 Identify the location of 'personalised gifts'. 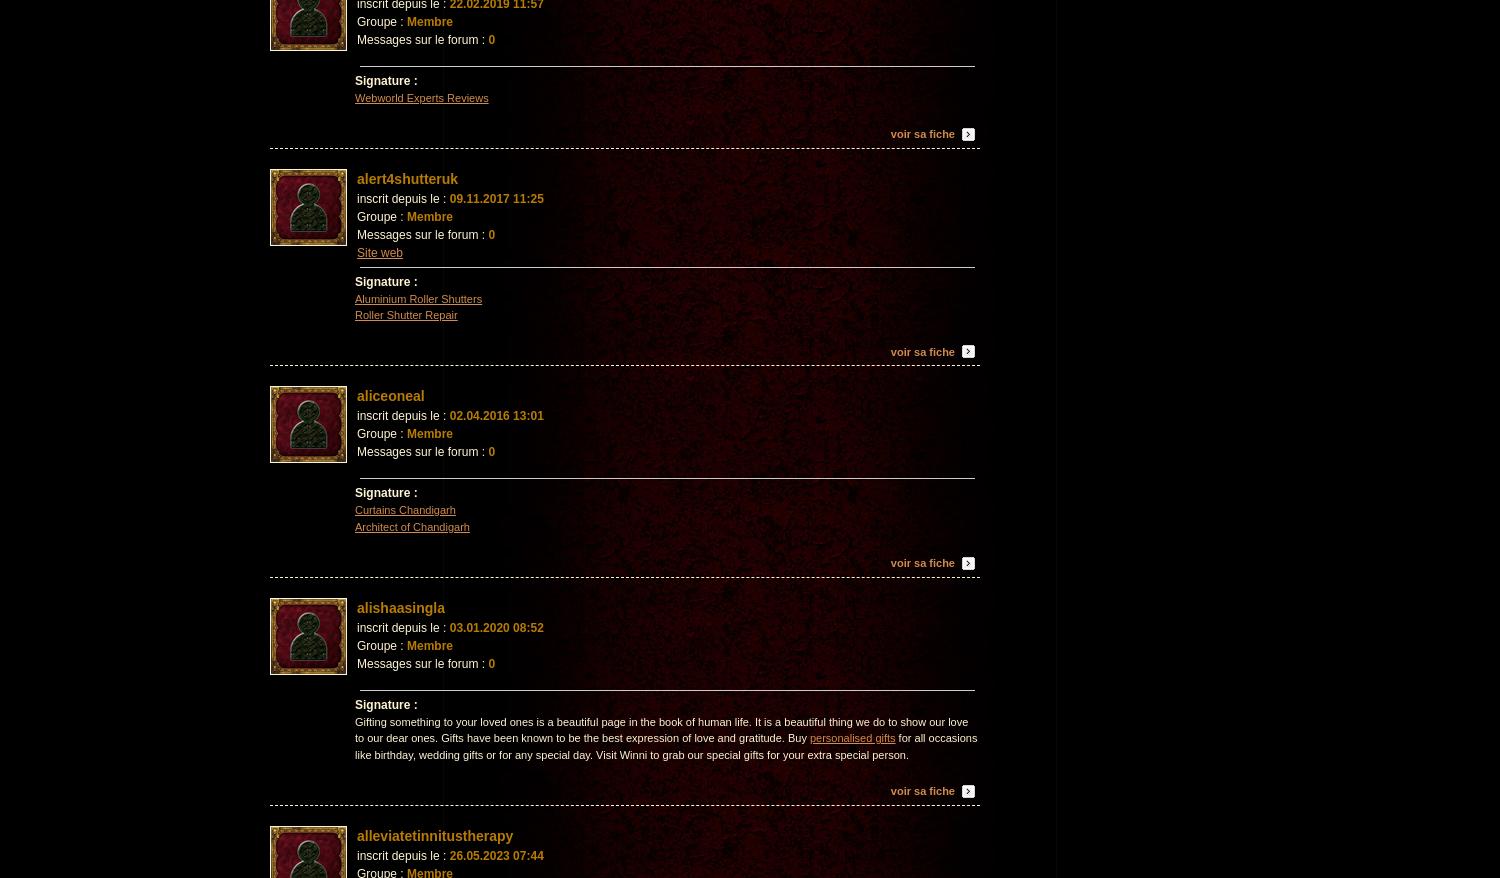
(850, 736).